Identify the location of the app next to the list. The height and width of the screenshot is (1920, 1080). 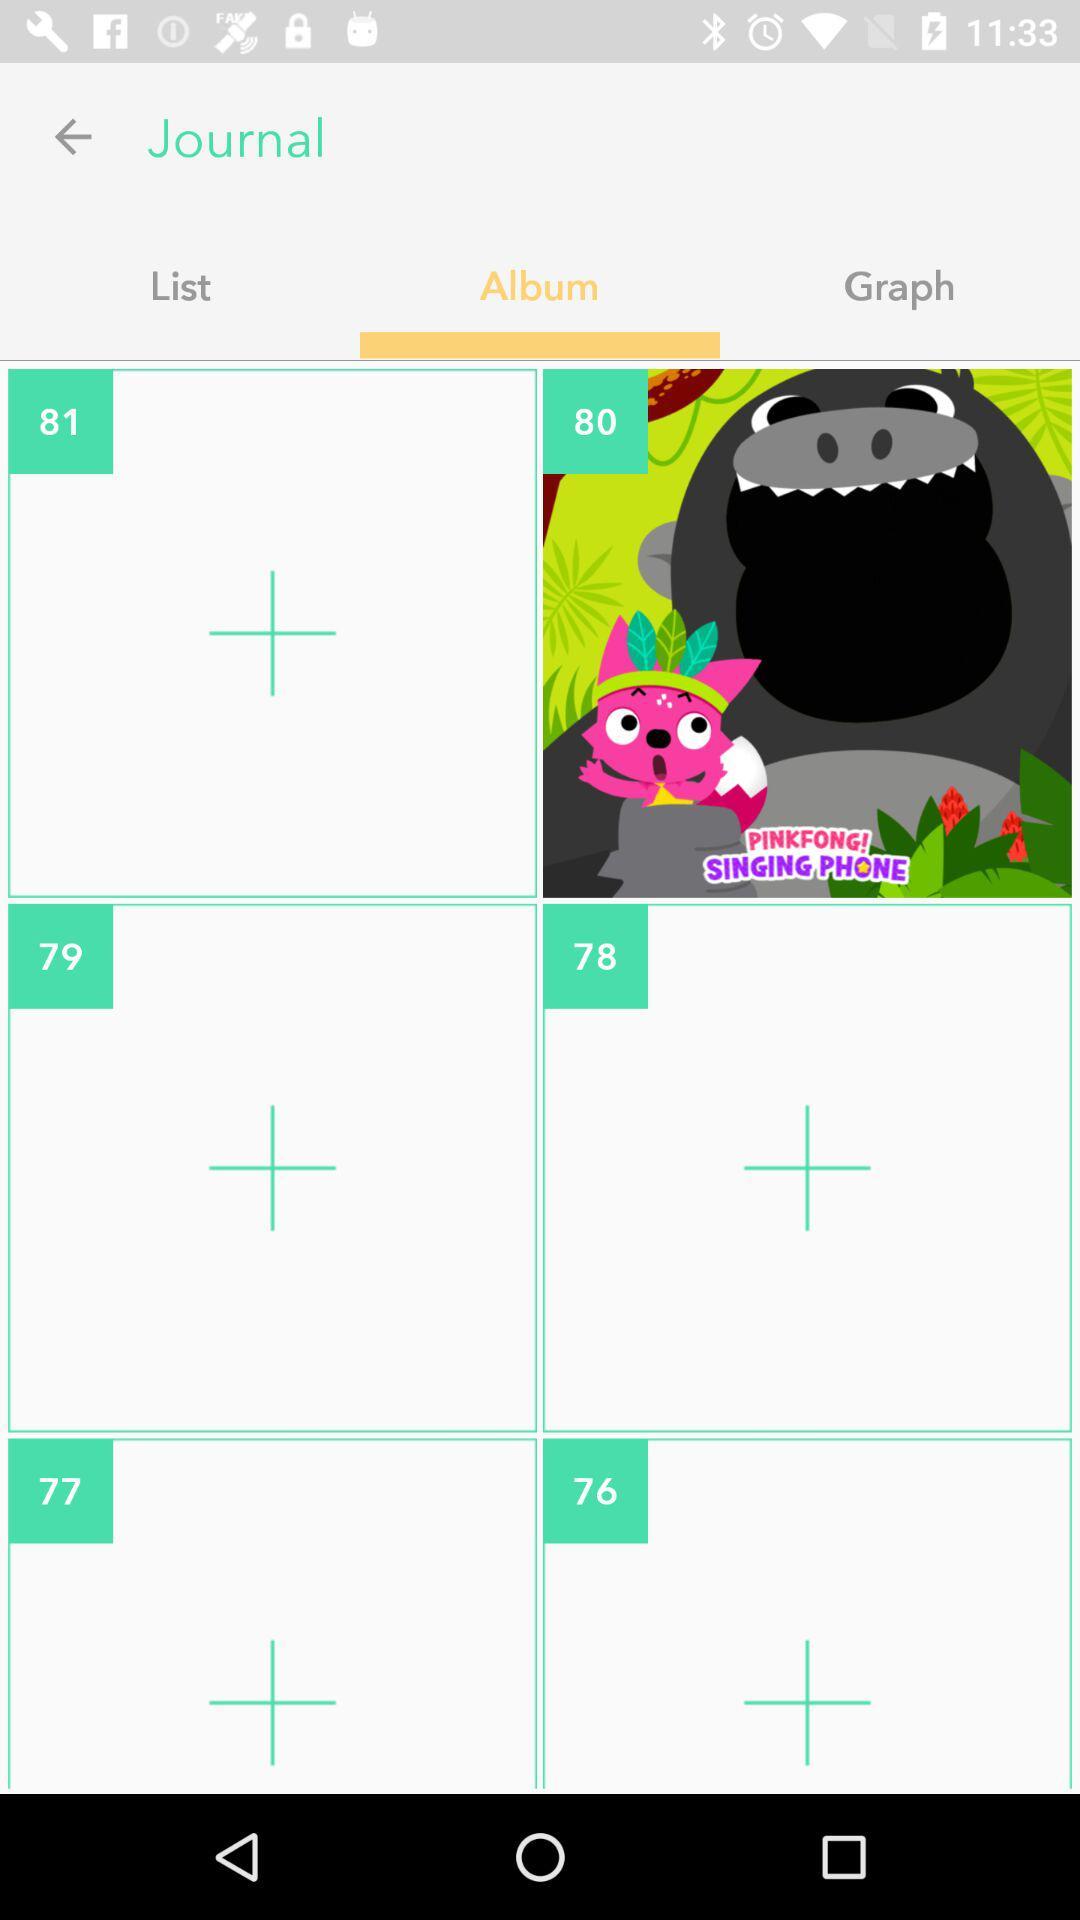
(540, 284).